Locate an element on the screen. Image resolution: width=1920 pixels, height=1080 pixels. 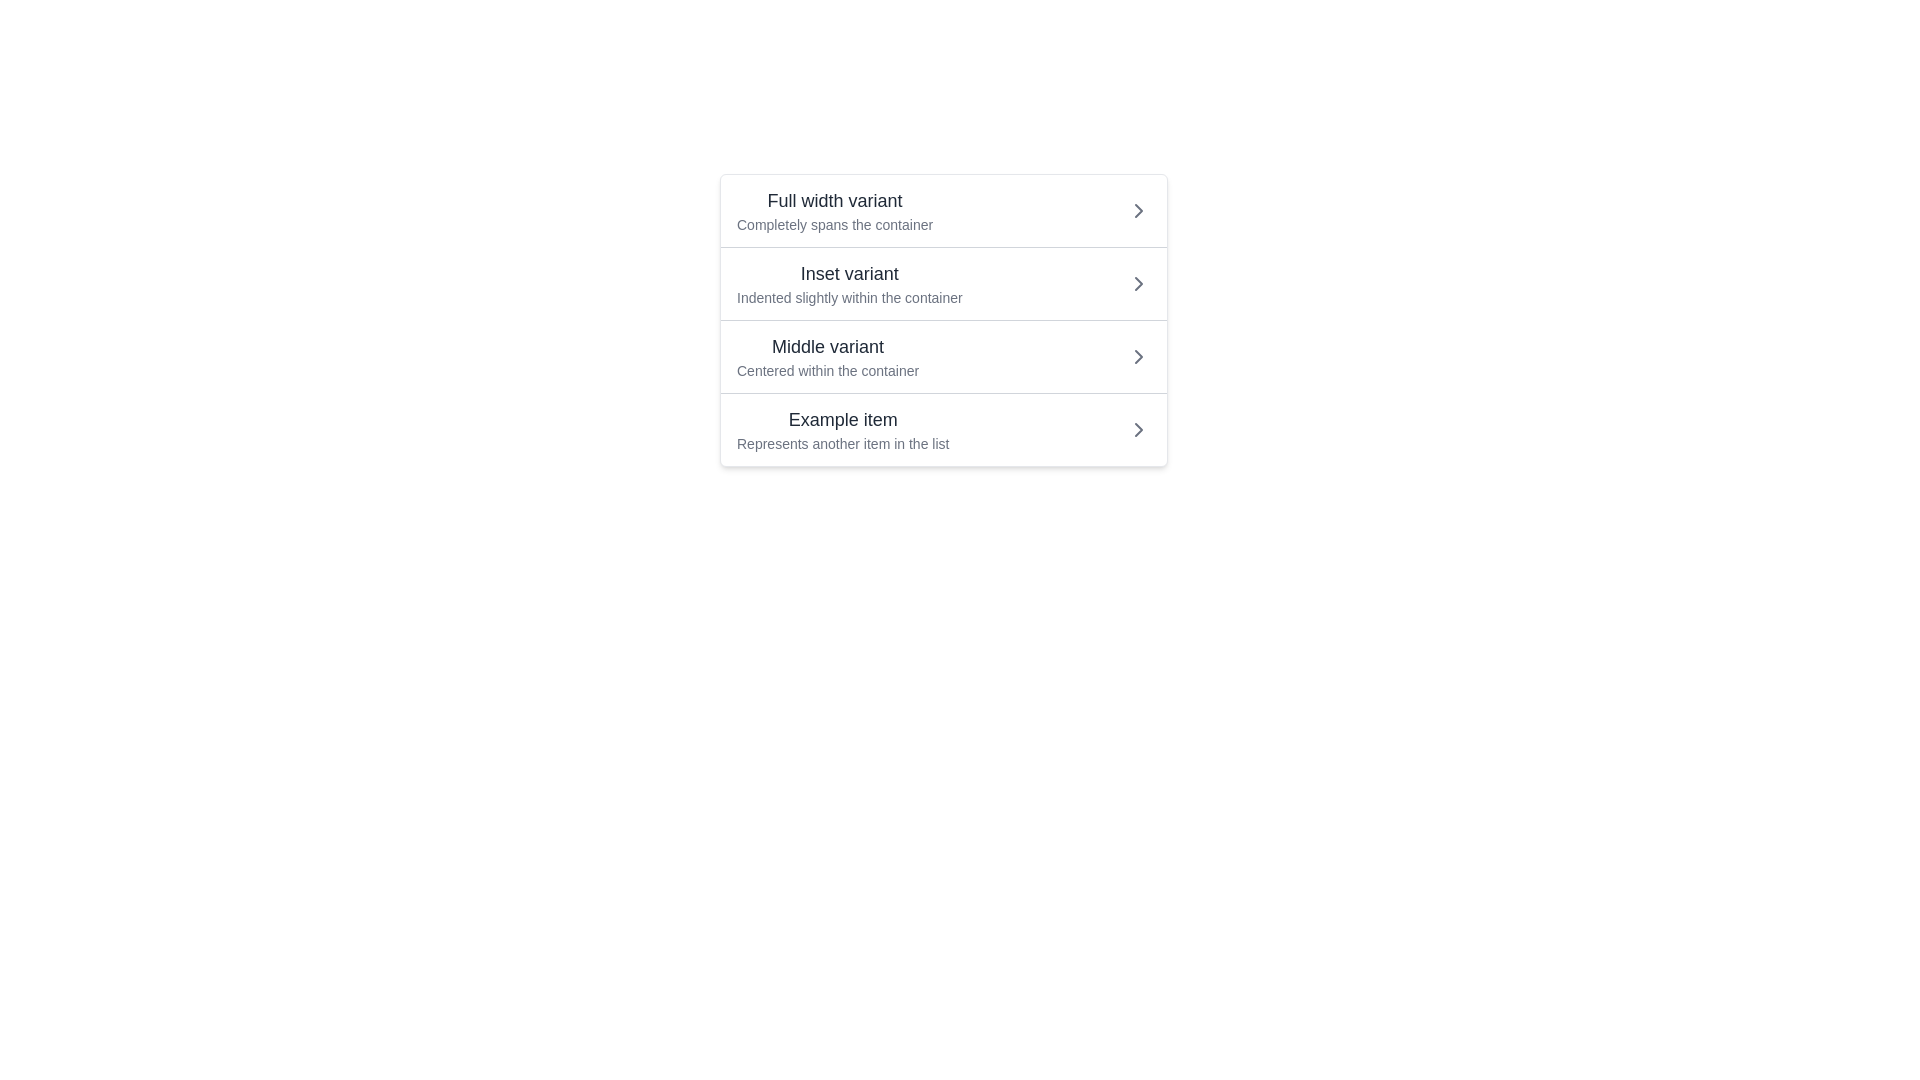
the chevron arrow icon located to the far-right of the first row labeled 'Full width variant' in a vertical list of options is located at coordinates (1138, 211).